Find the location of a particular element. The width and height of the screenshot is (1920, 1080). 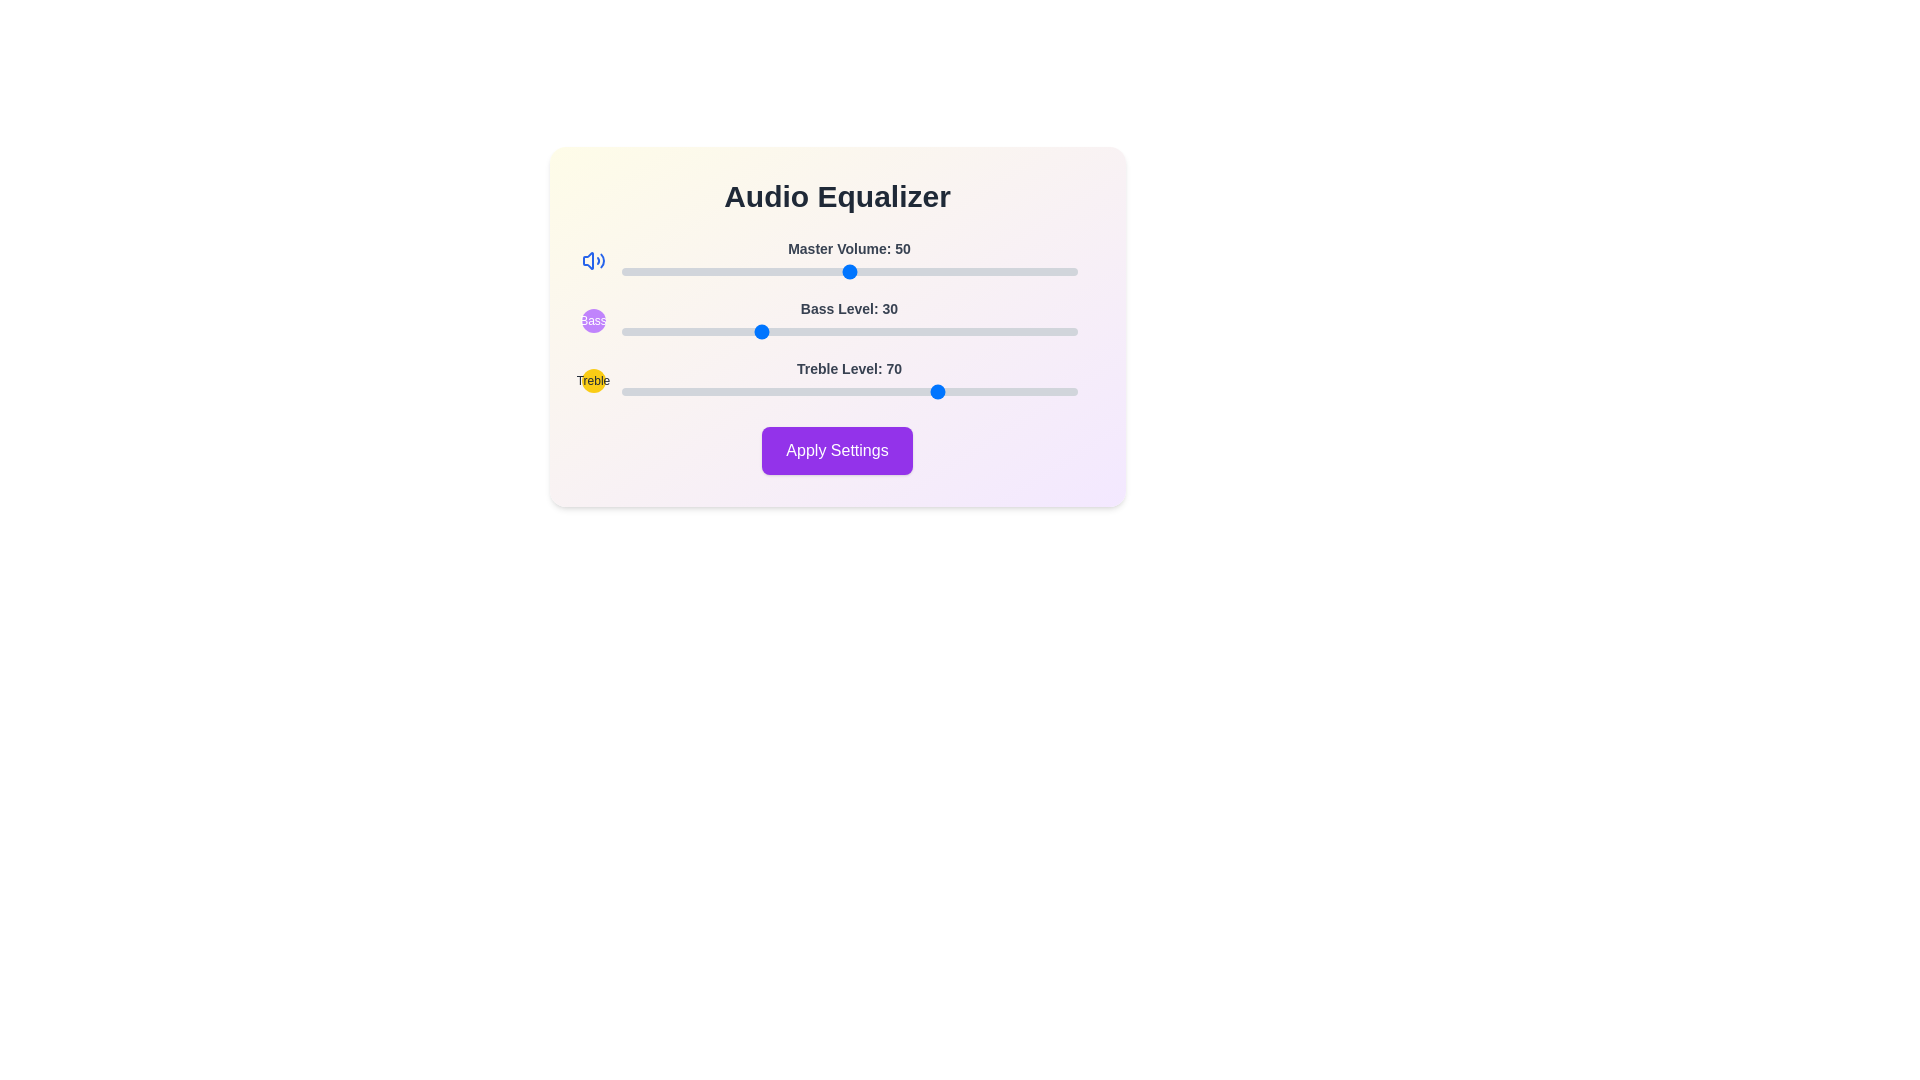

Treble Level is located at coordinates (1004, 392).